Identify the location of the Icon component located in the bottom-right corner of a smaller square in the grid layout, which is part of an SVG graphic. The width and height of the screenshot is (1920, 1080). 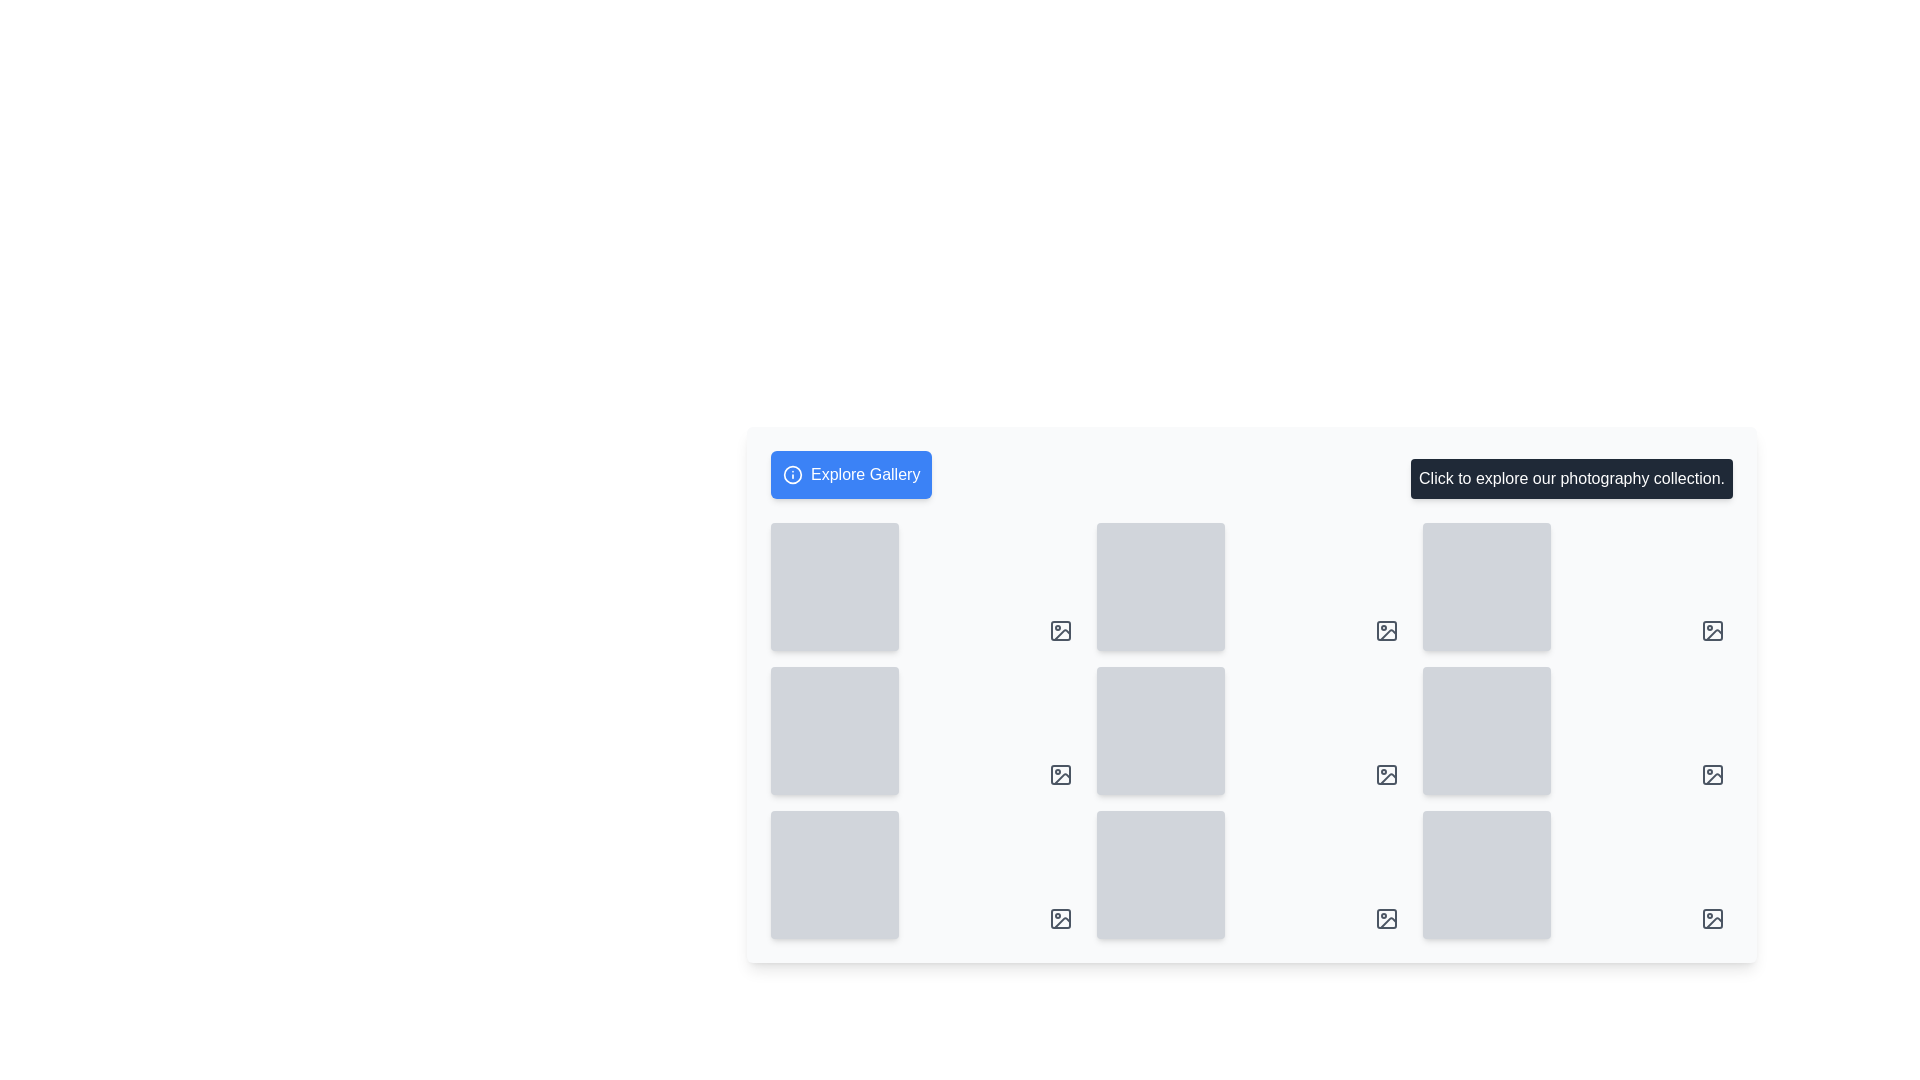
(1387, 635).